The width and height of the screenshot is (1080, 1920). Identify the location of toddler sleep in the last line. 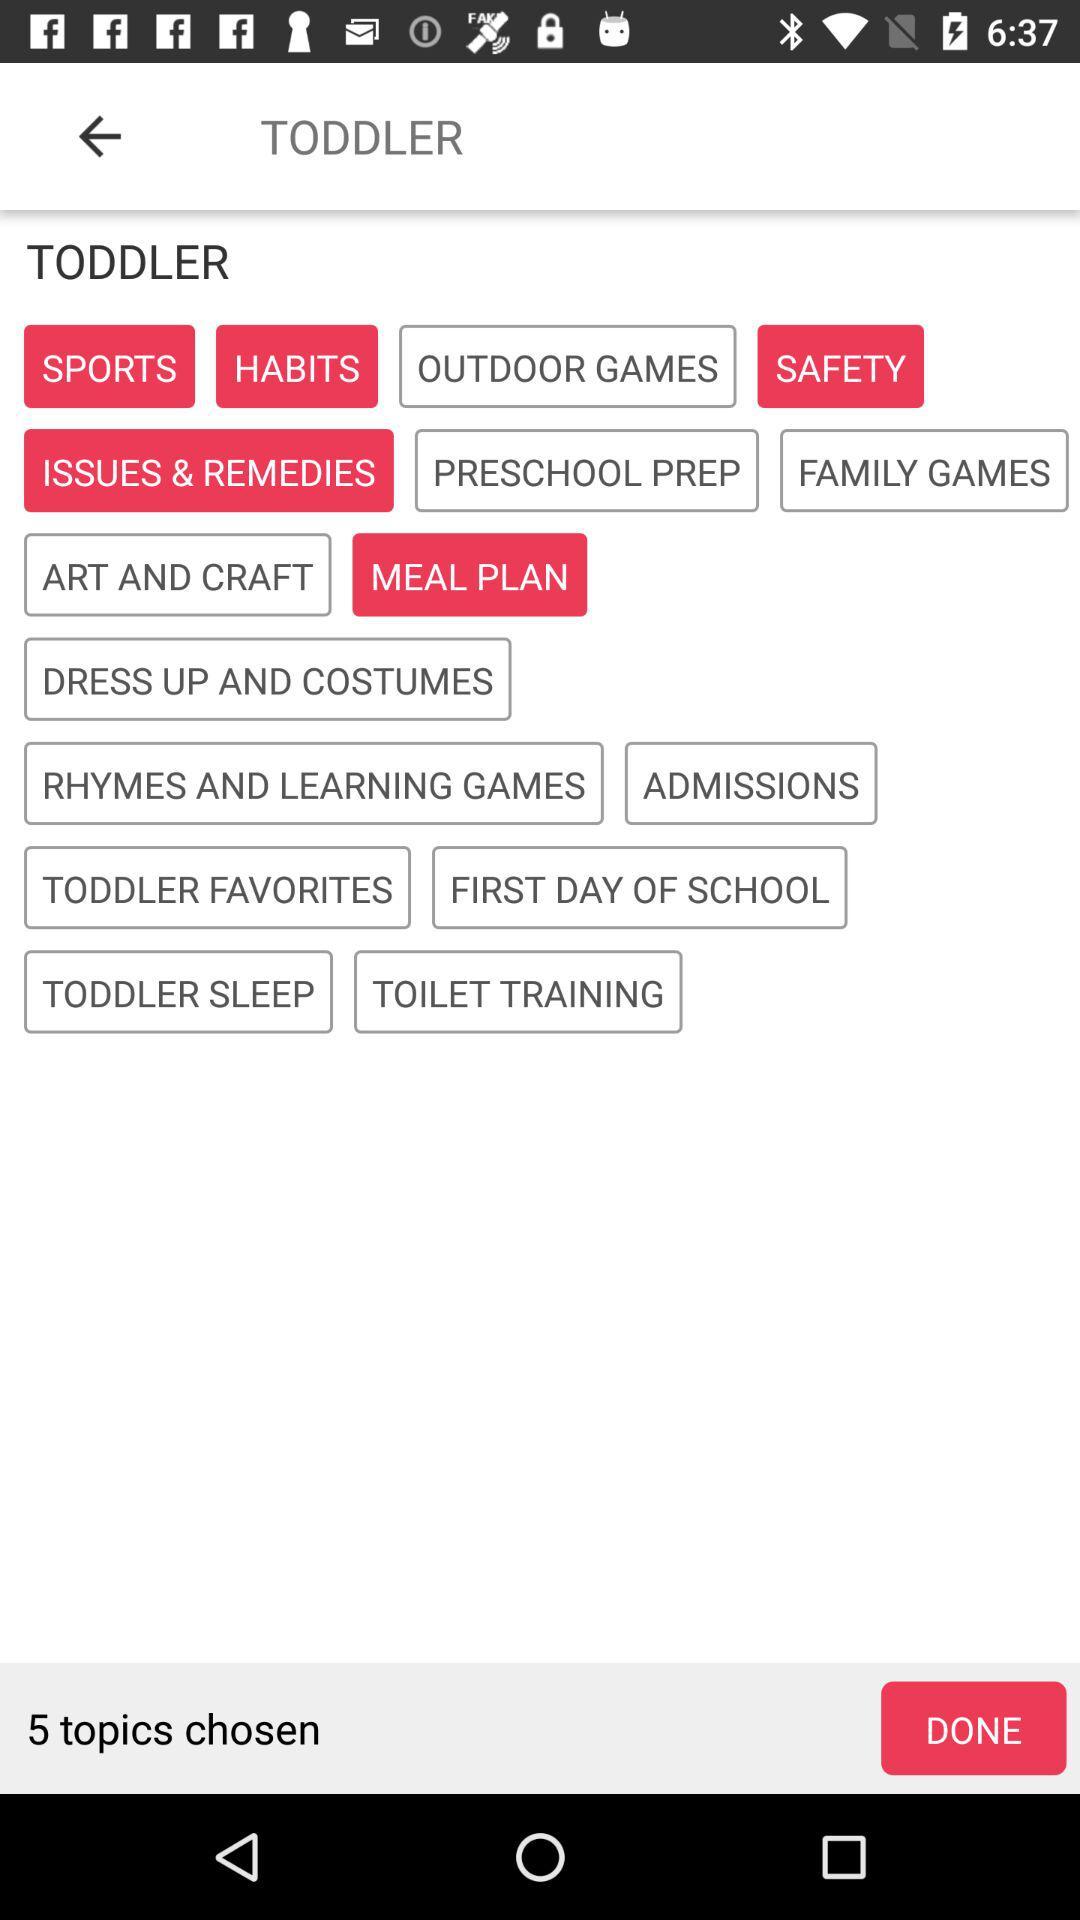
(177, 992).